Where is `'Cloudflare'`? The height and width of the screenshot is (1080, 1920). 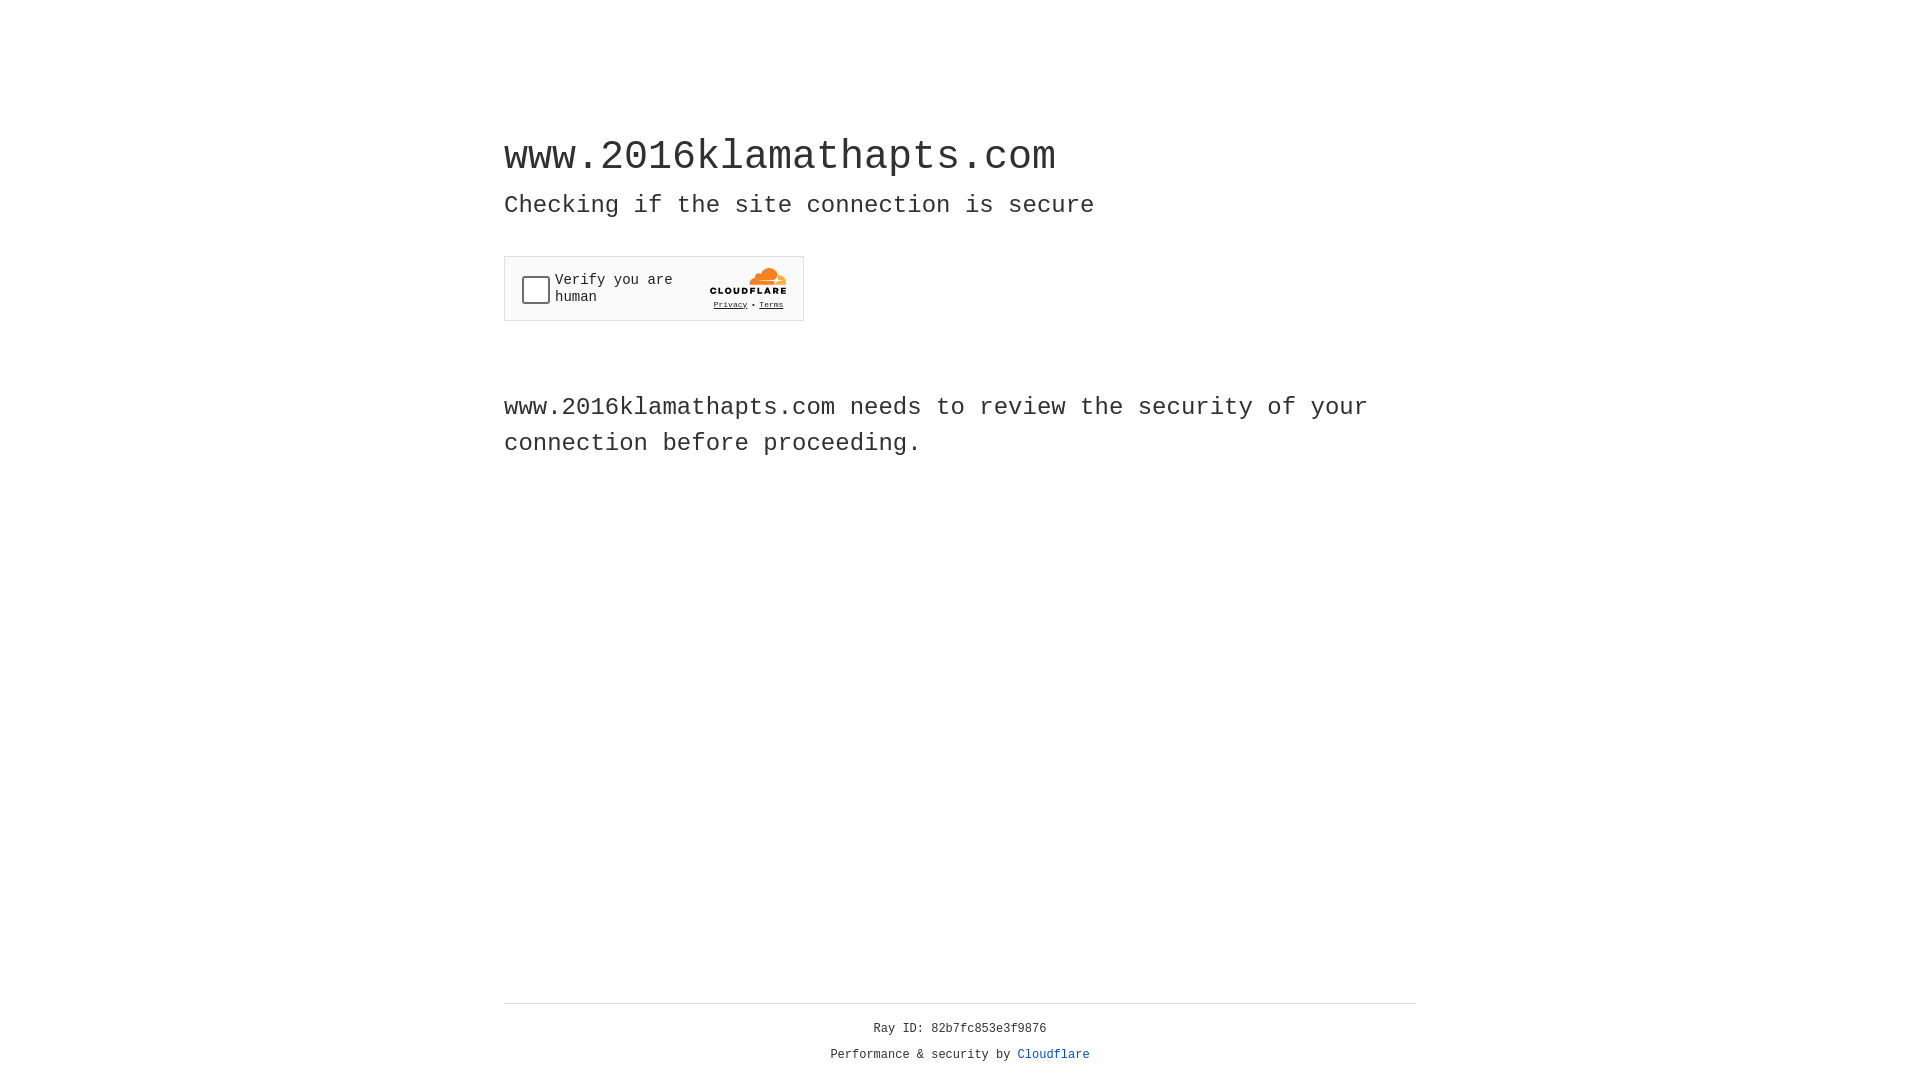
'Cloudflare' is located at coordinates (1017, 1054).